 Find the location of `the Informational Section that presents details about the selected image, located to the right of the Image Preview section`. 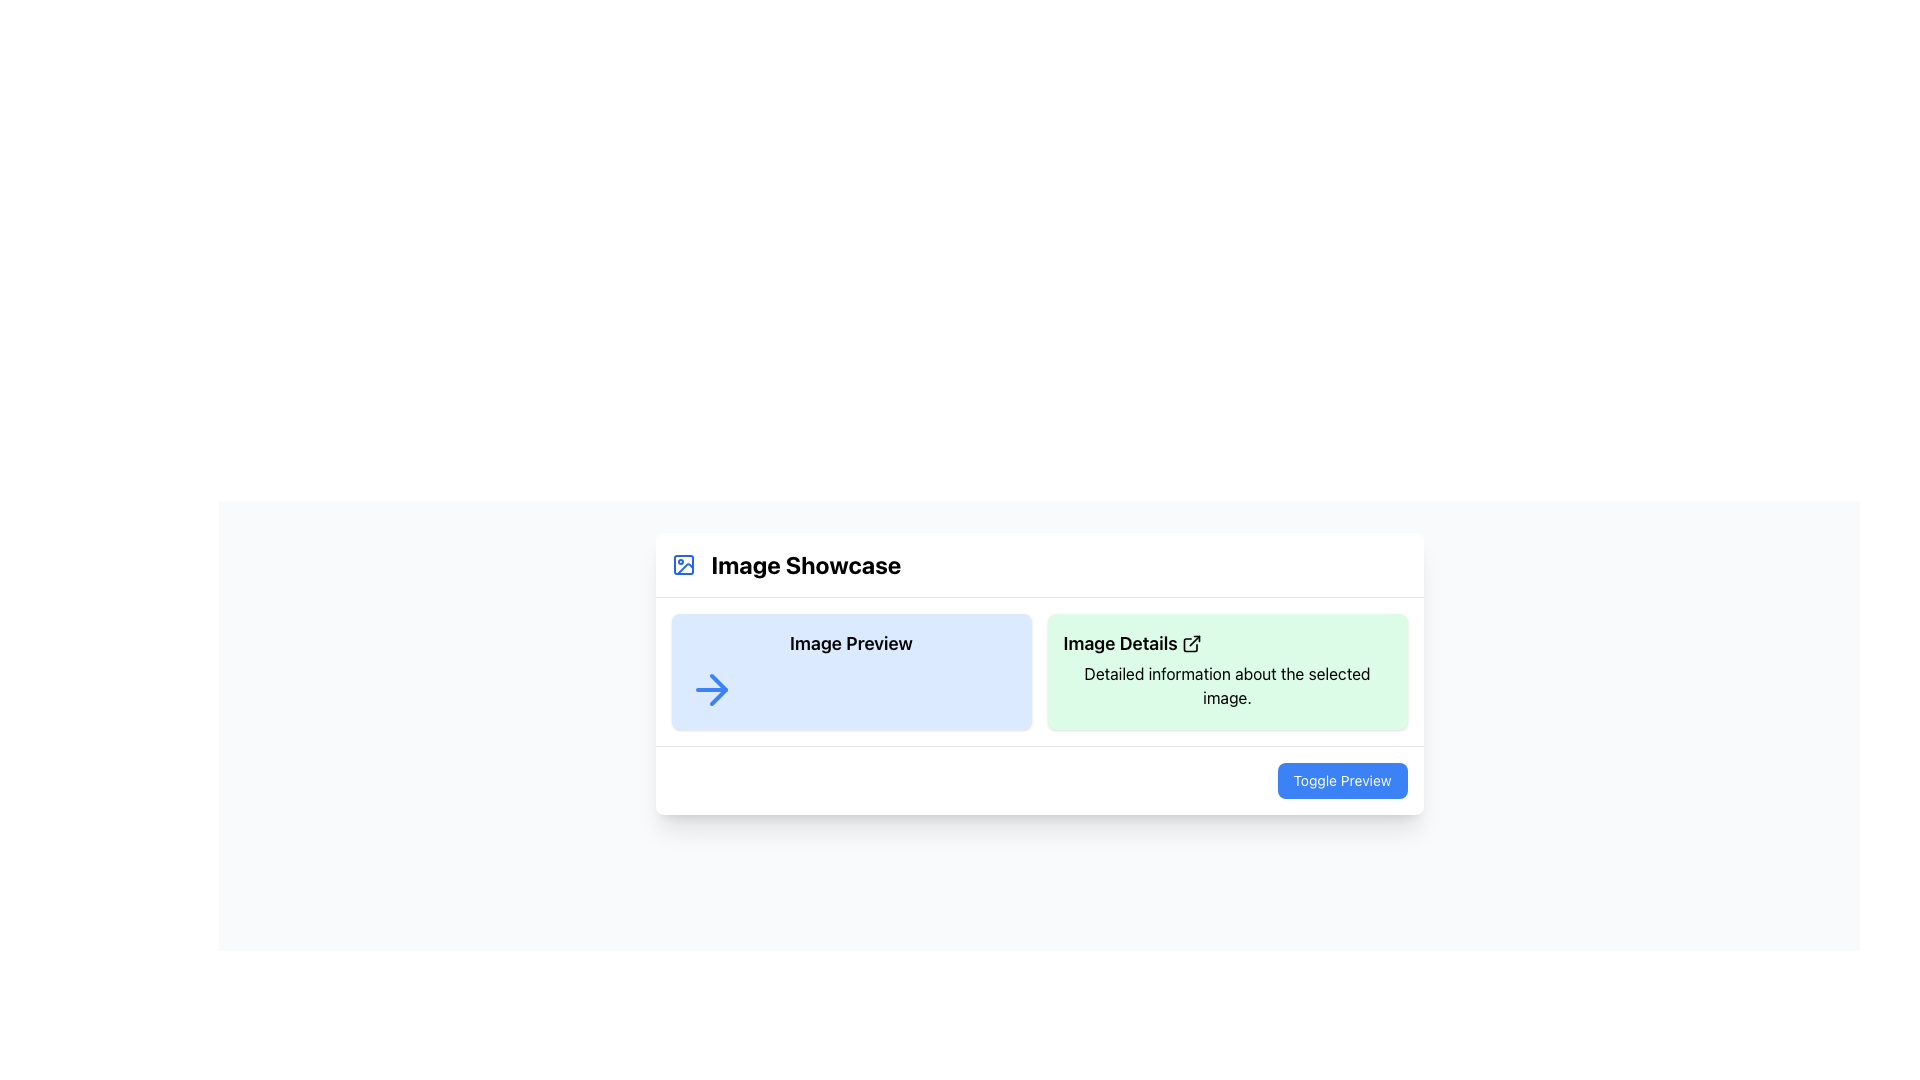

the Informational Section that presents details about the selected image, located to the right of the Image Preview section is located at coordinates (1226, 671).